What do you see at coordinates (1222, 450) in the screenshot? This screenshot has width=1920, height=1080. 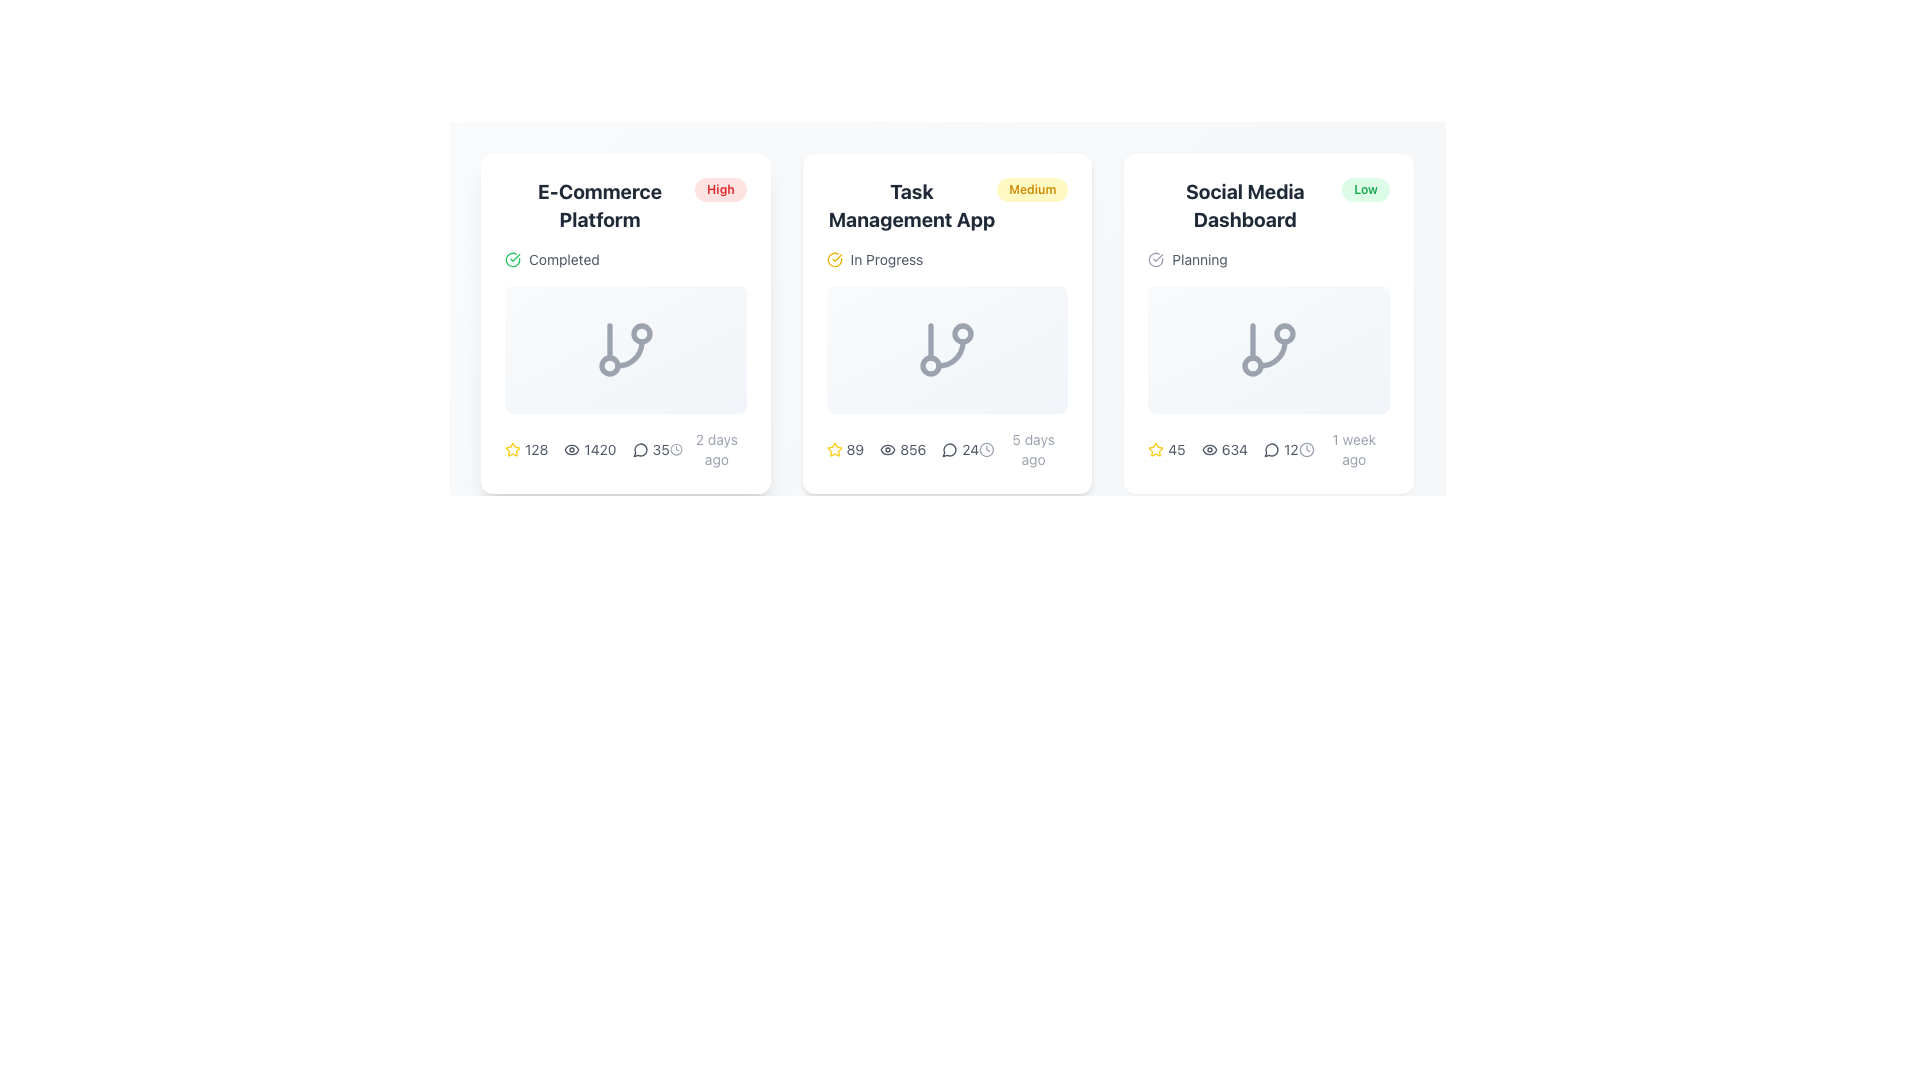 I see `the Statistic display row that shows engagement statistics such as ratings, views, and comments, located in the bottom section of the 'Social Media Dashboard' card, just above the '1 week ago' text` at bounding box center [1222, 450].